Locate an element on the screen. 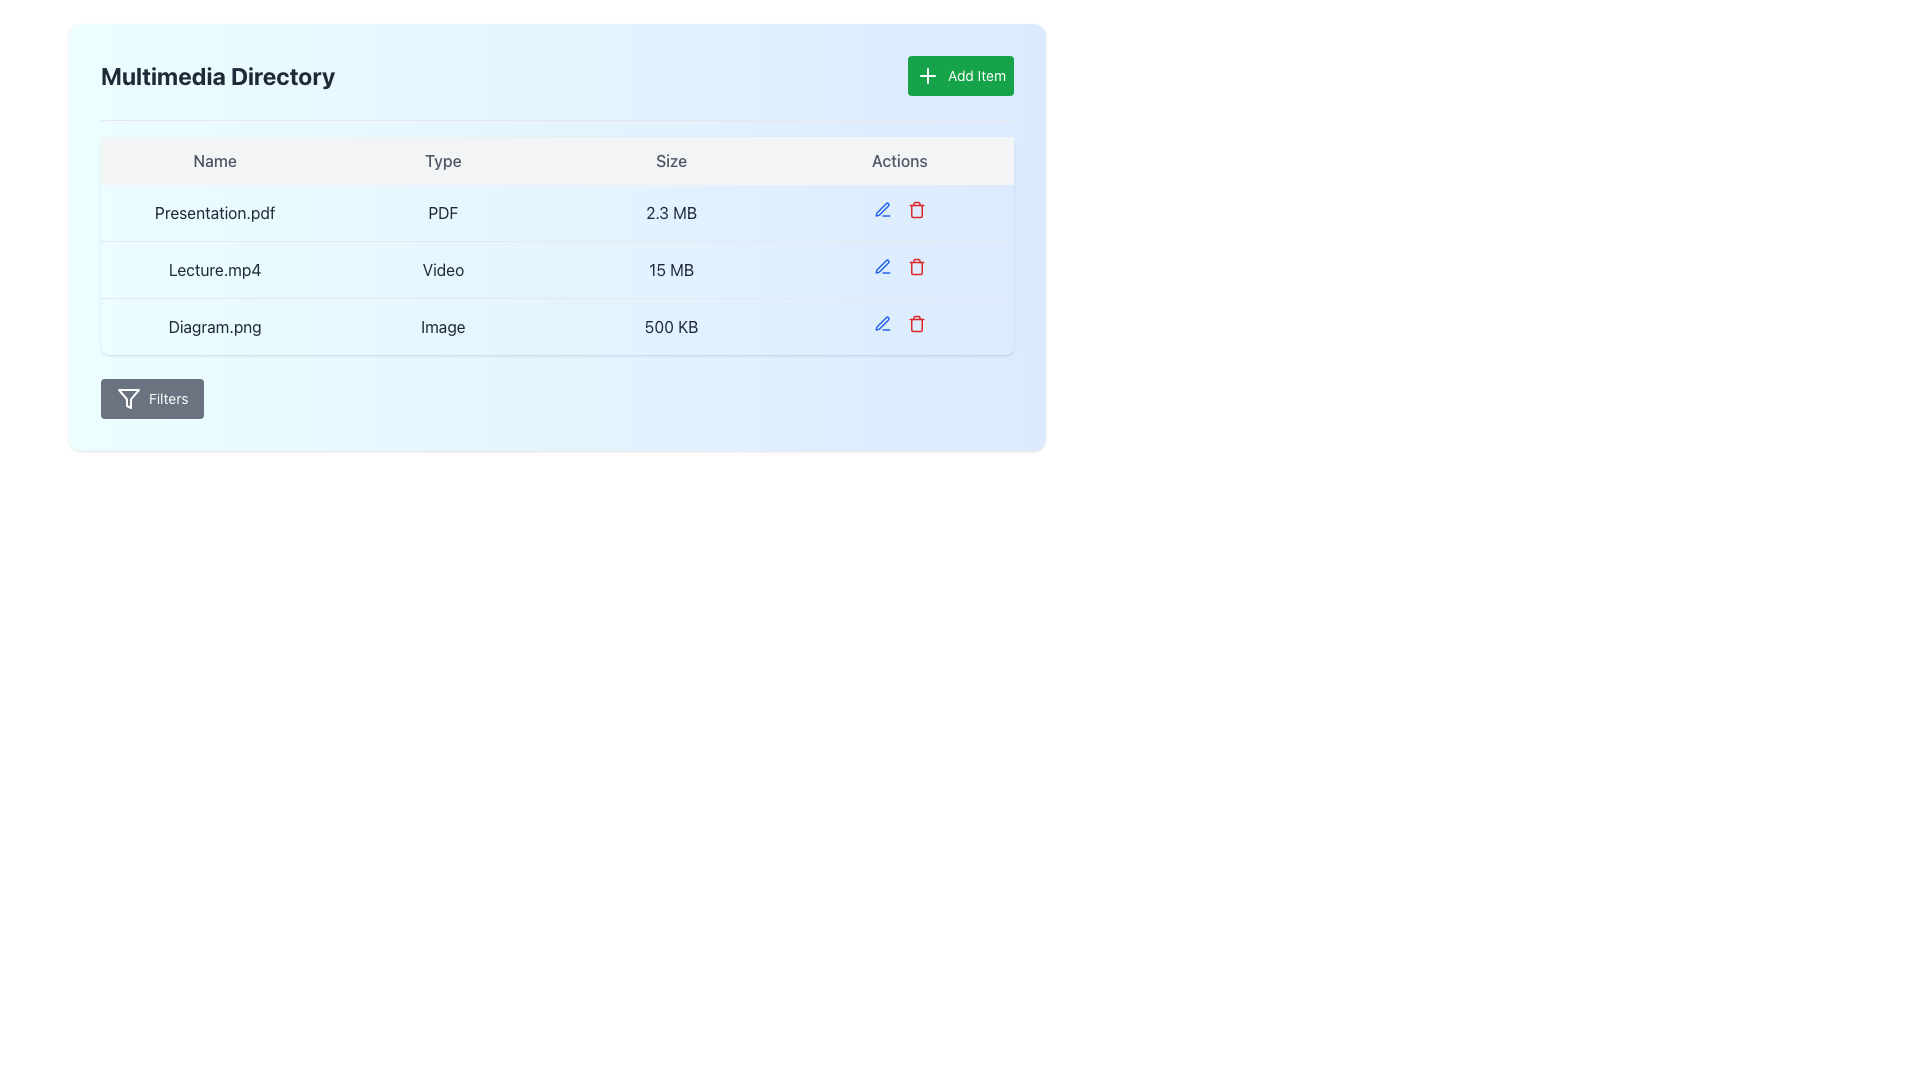 Image resolution: width=1920 pixels, height=1080 pixels. the delete button located in the 'Actions' column of the table for the entry 'Presentation.pdf' is located at coordinates (915, 209).